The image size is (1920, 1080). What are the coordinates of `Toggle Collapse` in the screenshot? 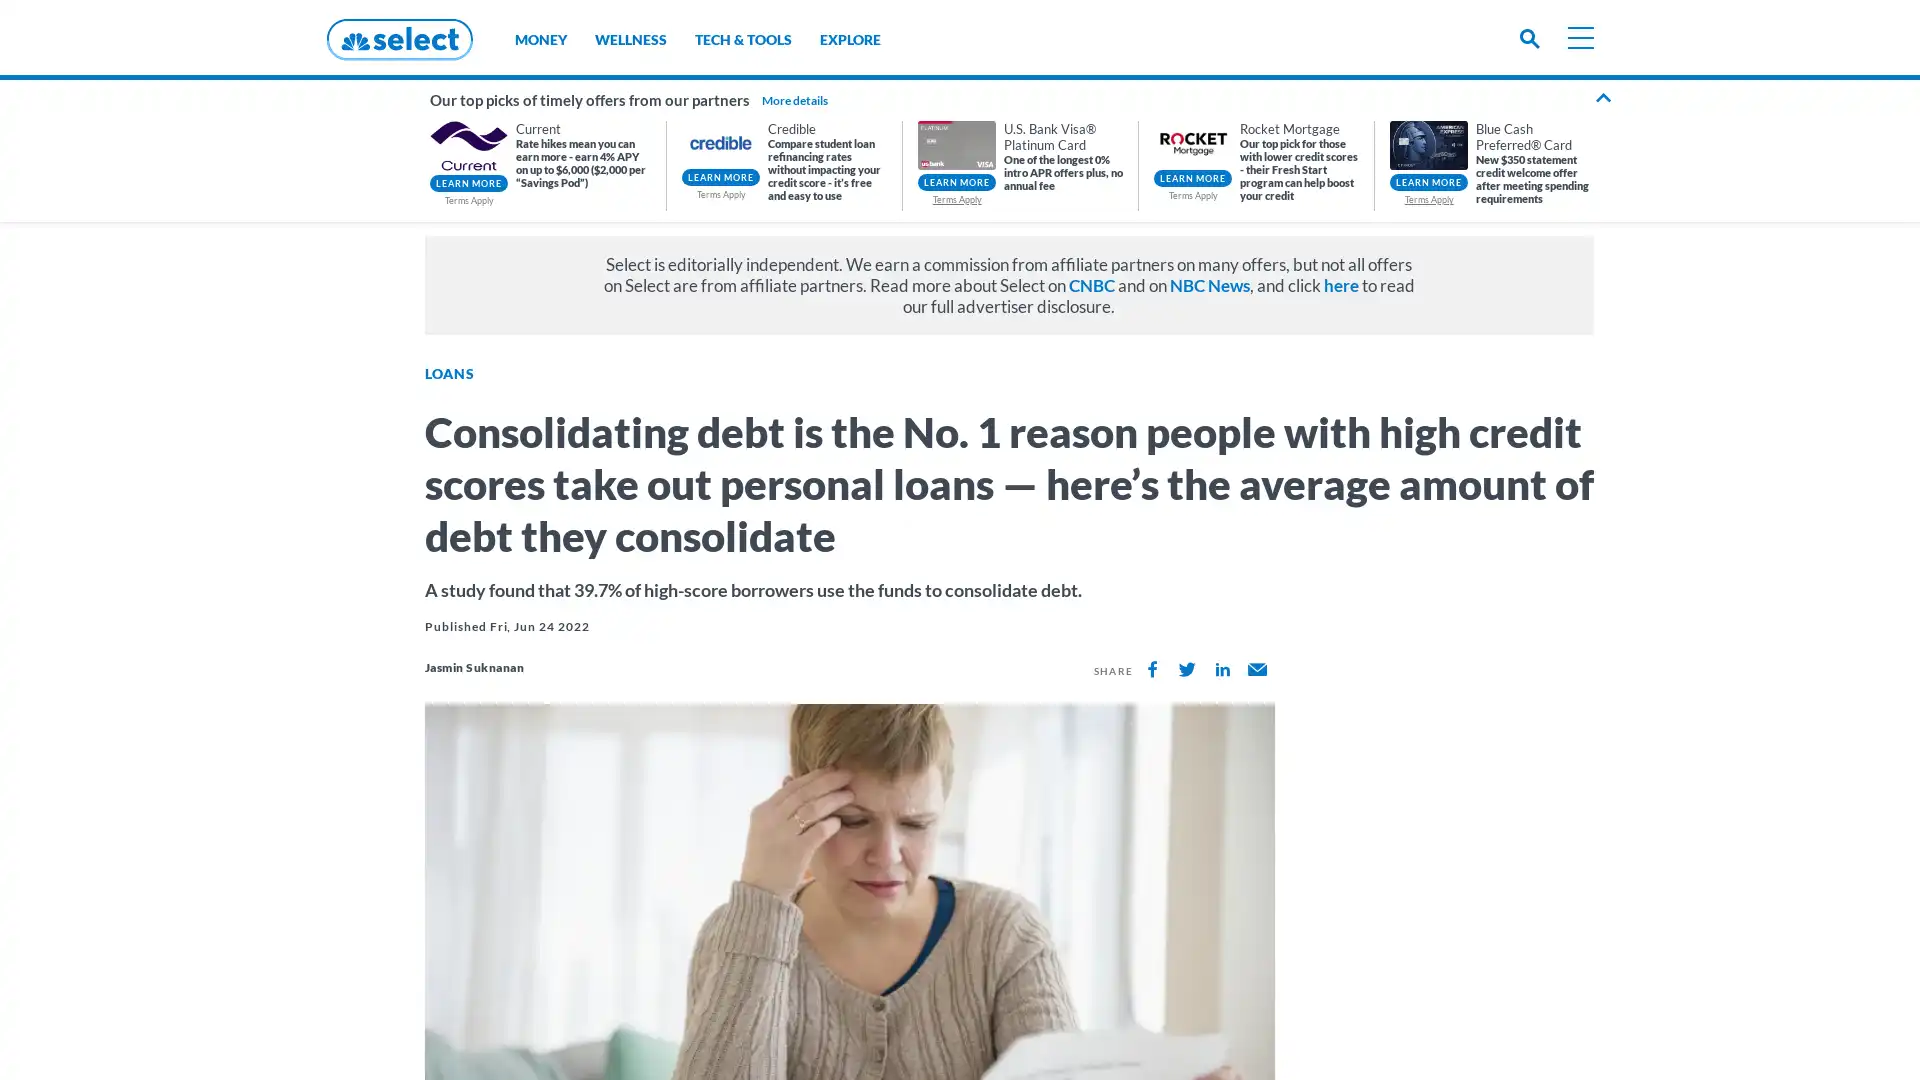 It's located at (1603, 100).